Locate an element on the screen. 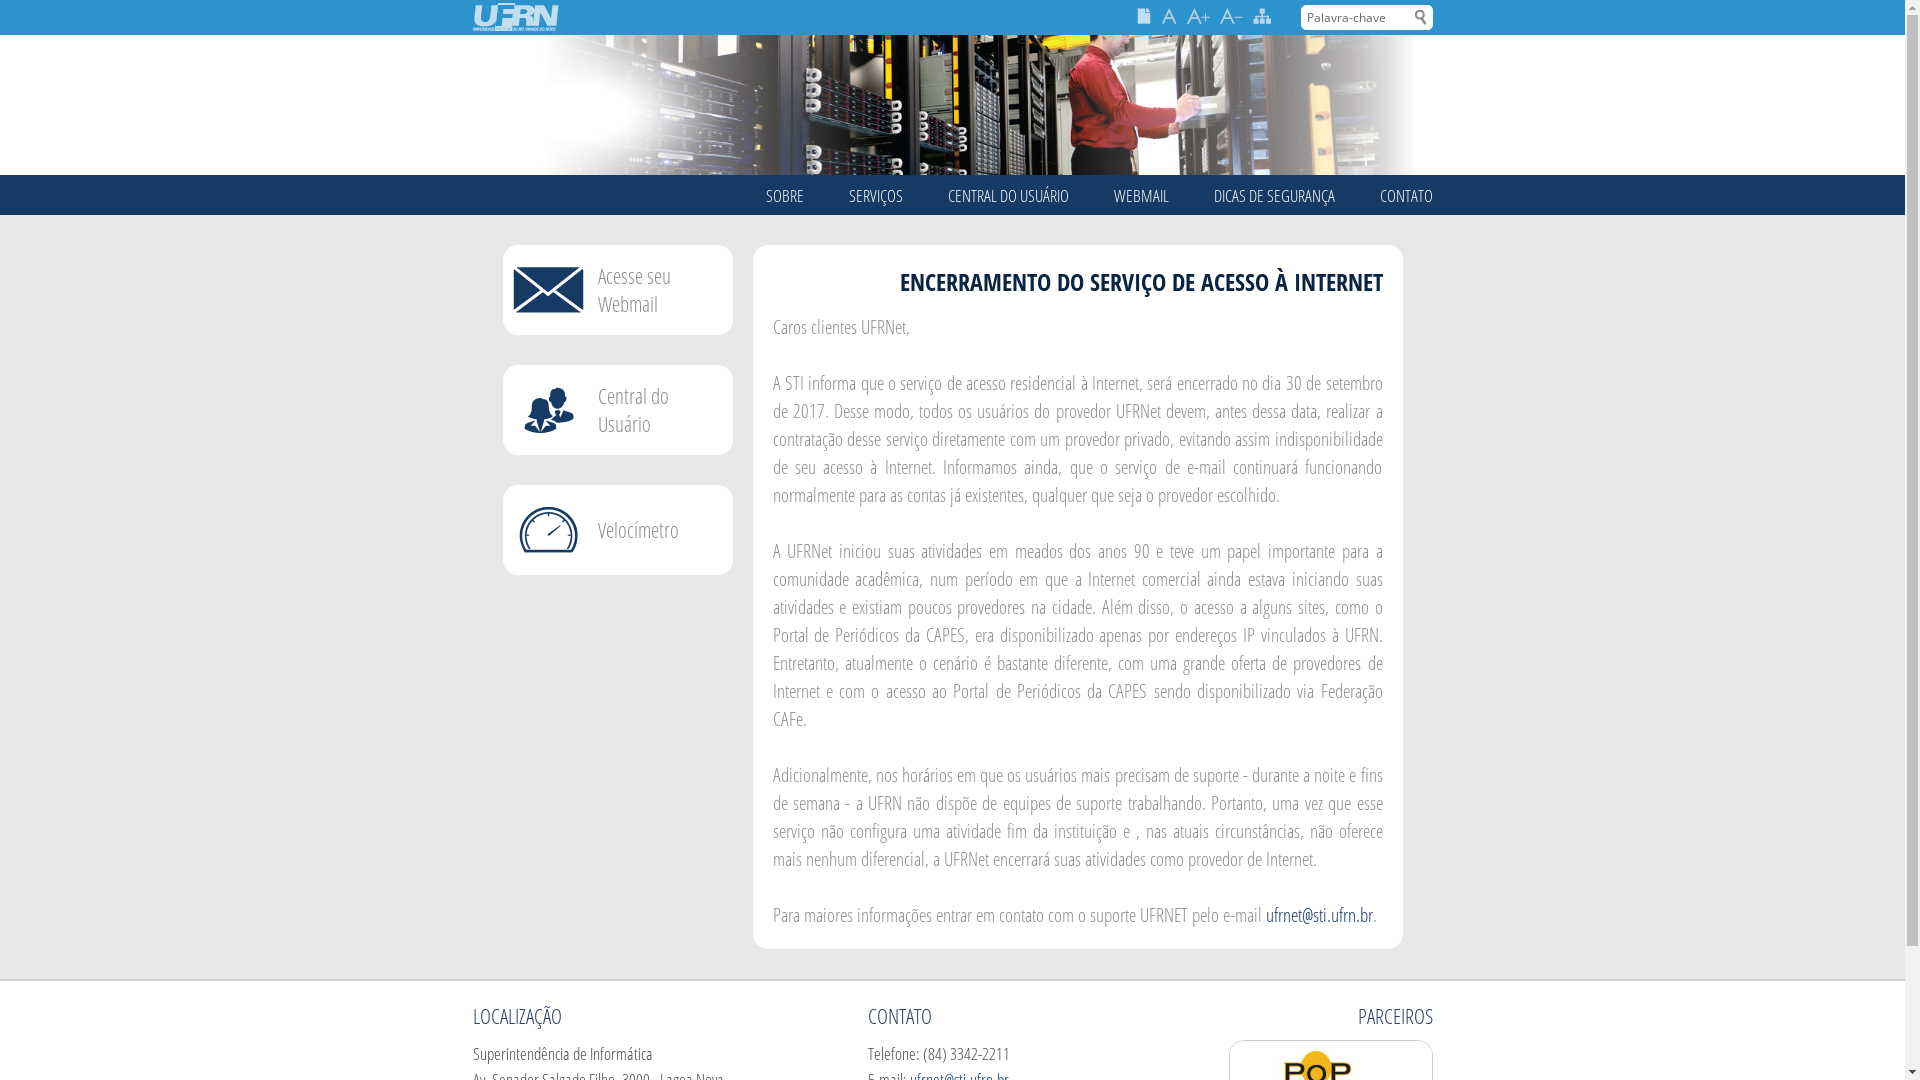 The height and width of the screenshot is (1080, 1920). 'SOBRE' is located at coordinates (784, 195).